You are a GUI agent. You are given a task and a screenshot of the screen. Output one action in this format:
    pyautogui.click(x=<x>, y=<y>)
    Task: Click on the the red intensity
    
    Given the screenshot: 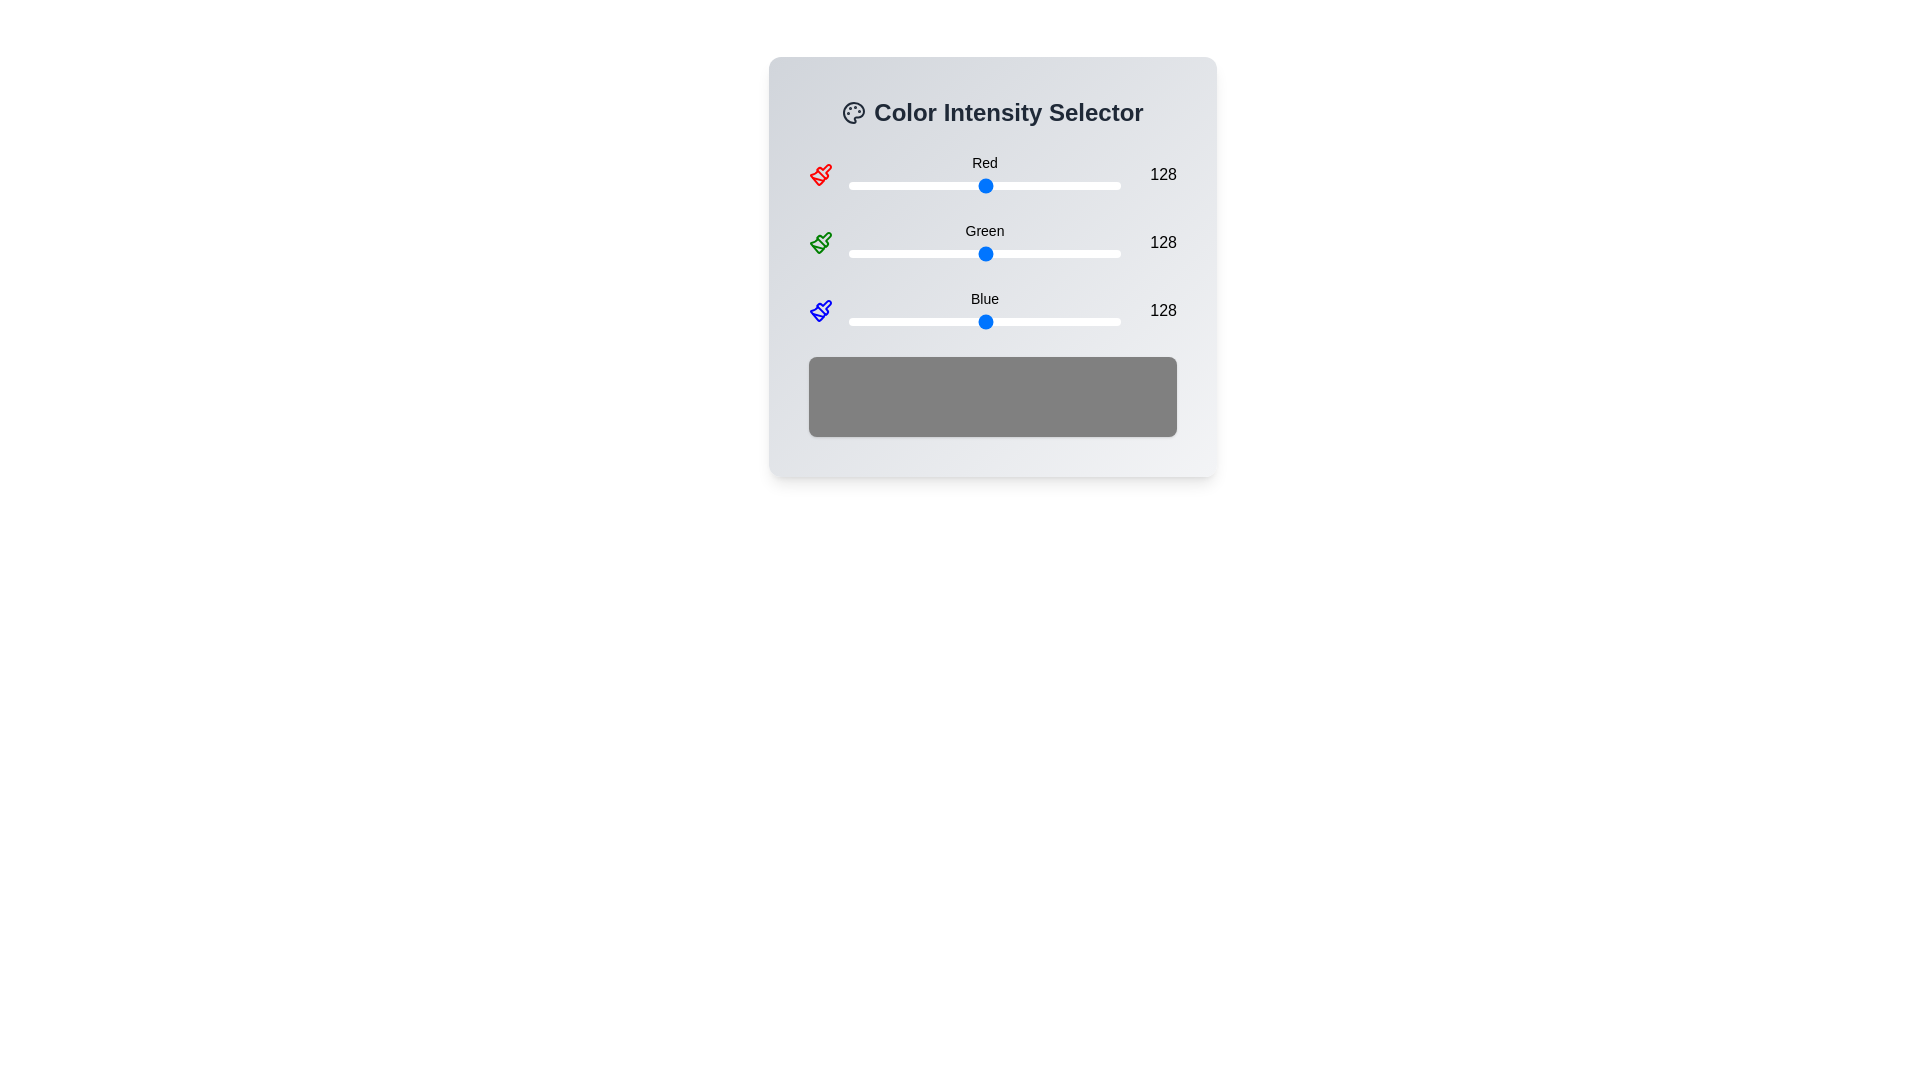 What is the action you would take?
    pyautogui.click(x=1044, y=185)
    